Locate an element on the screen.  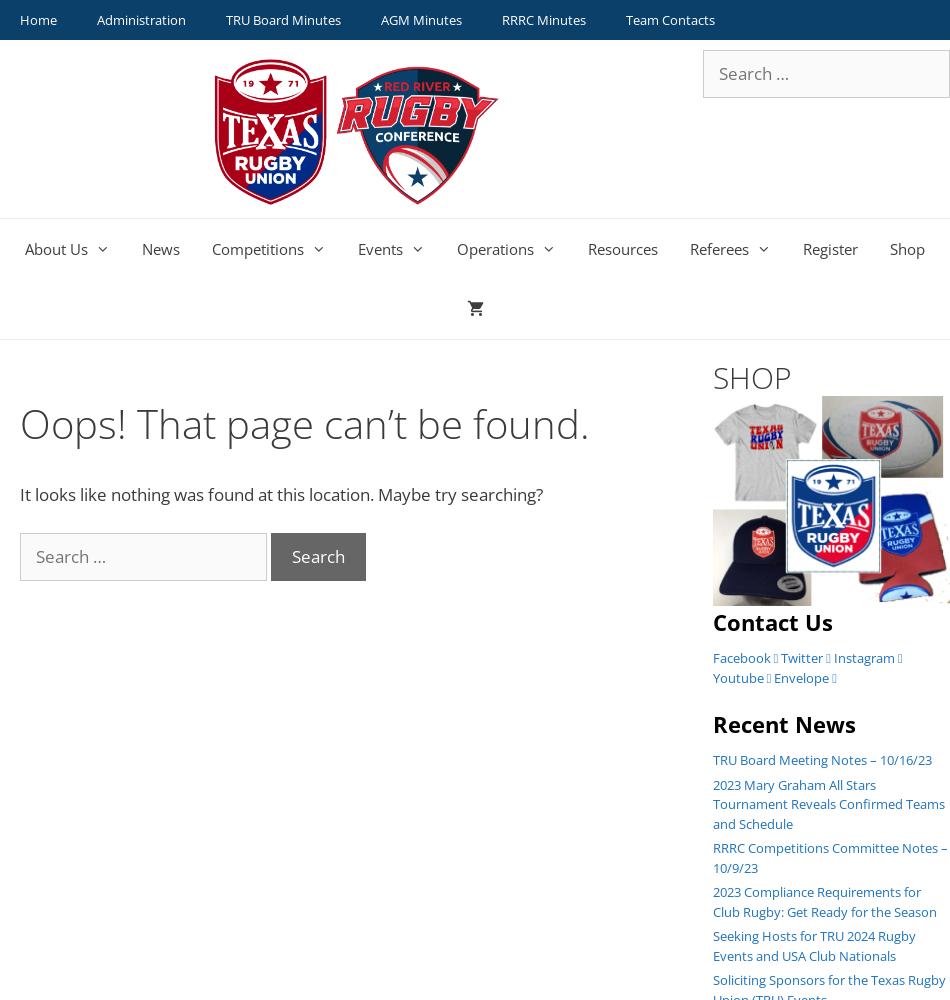
'SHOP' is located at coordinates (750, 377).